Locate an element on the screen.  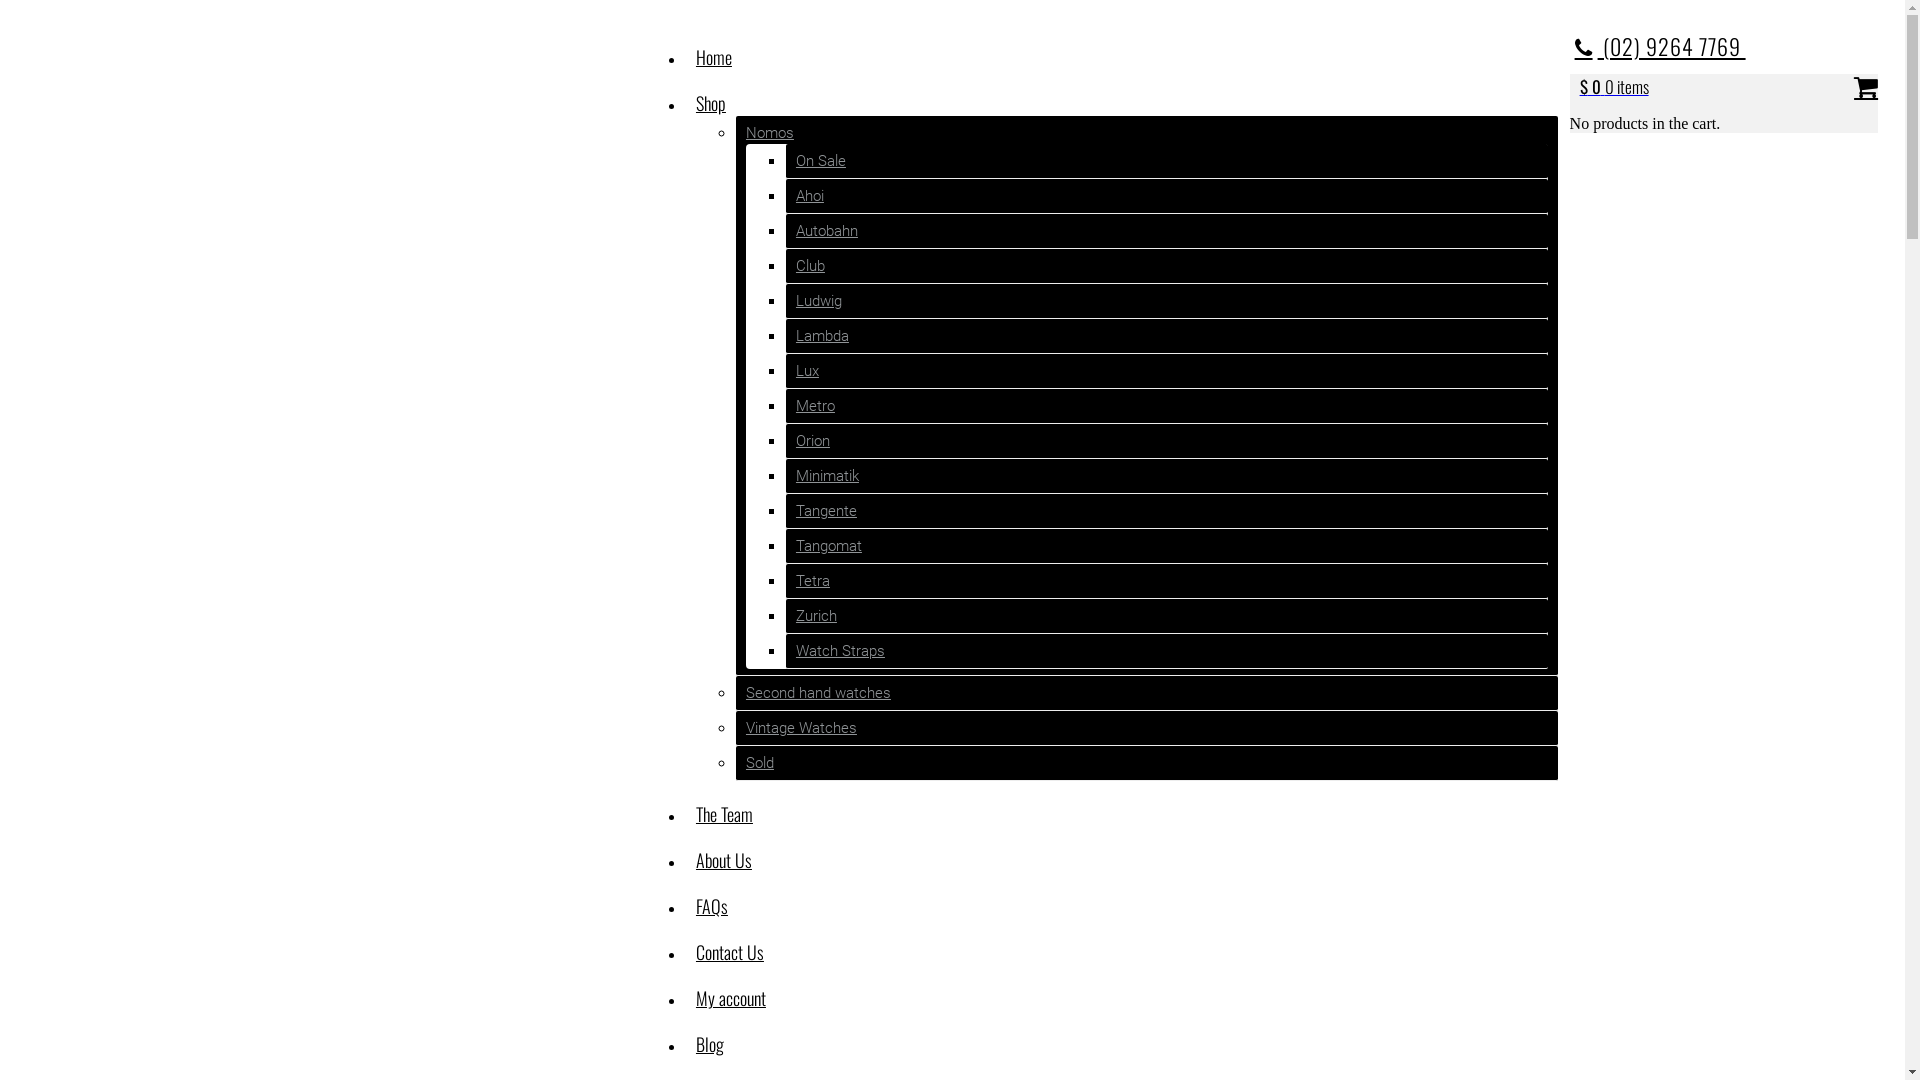
'$ 0 0 items' is located at coordinates (1614, 87).